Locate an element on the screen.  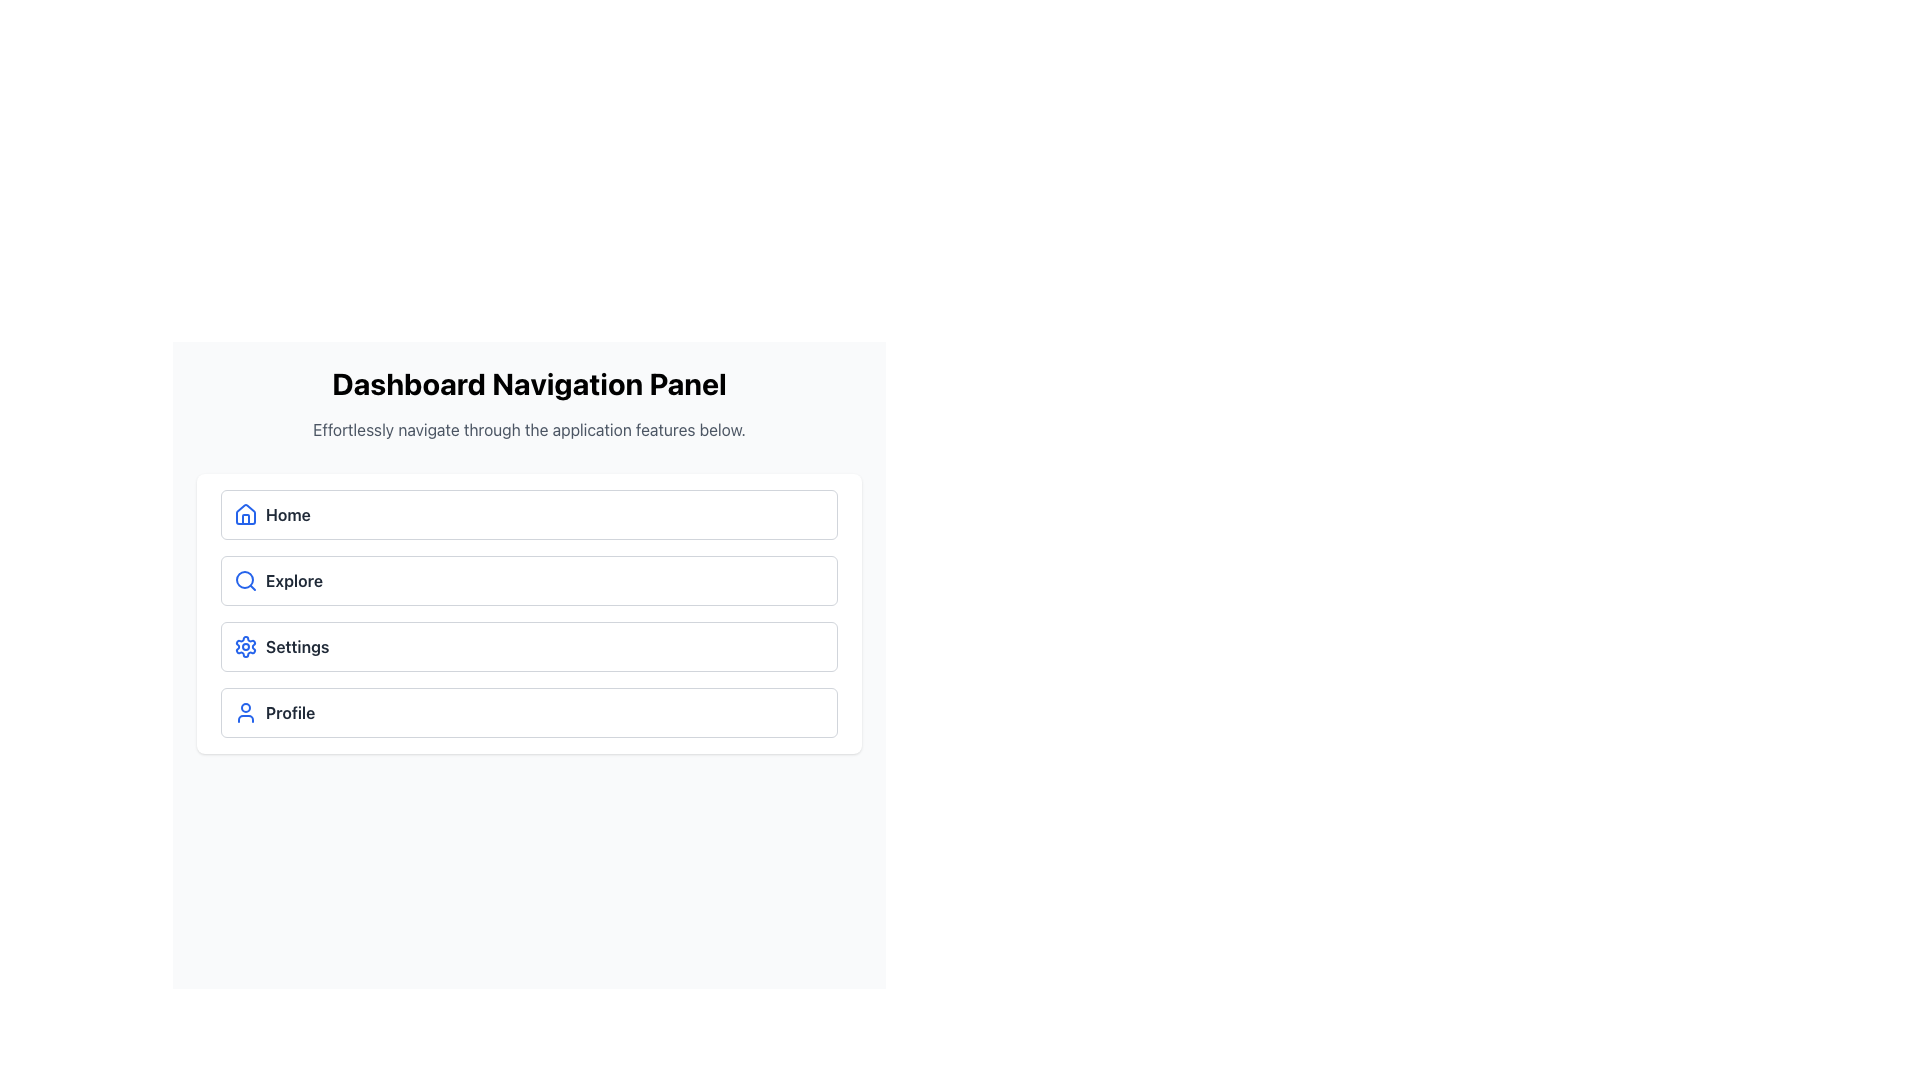
the 'Home' navigation button icon located at the top-left of the interface in the navigation panel is located at coordinates (244, 512).